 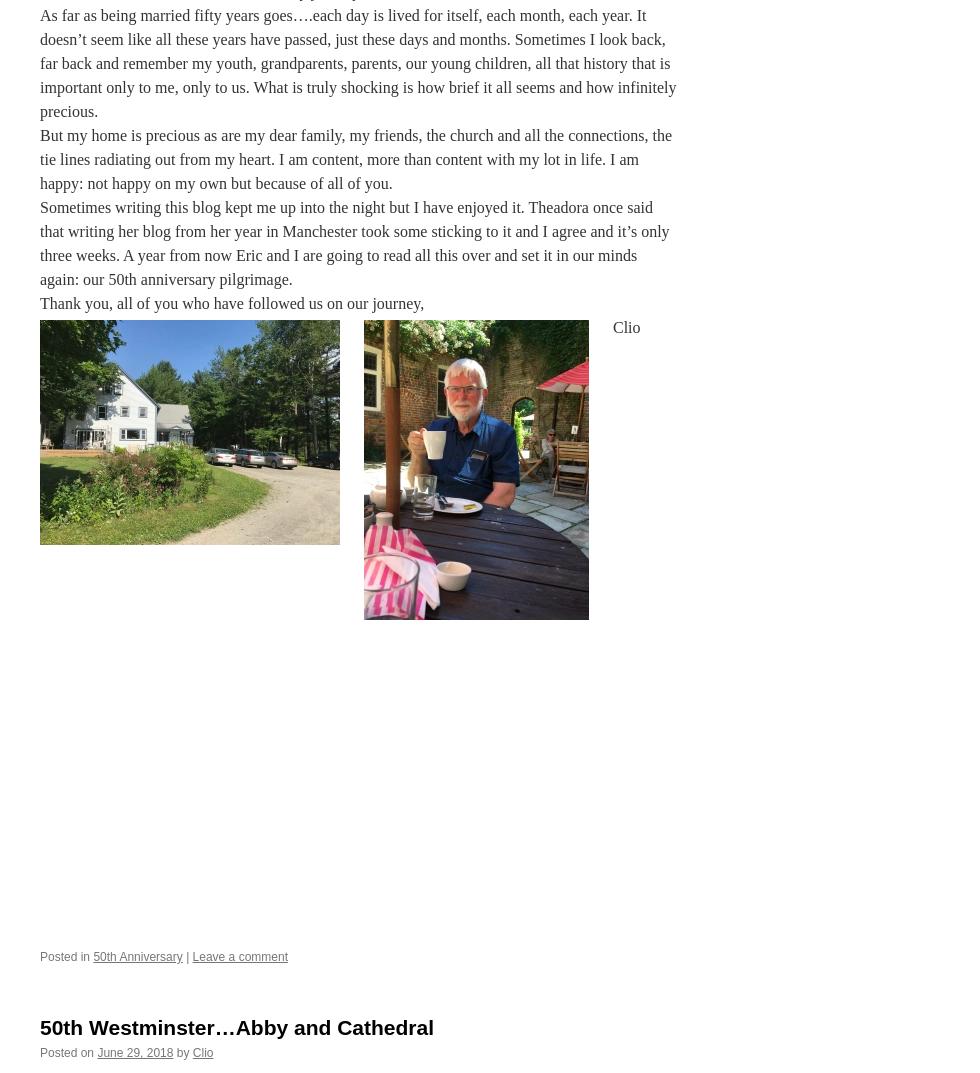 What do you see at coordinates (187, 955) in the screenshot?
I see `'|'` at bounding box center [187, 955].